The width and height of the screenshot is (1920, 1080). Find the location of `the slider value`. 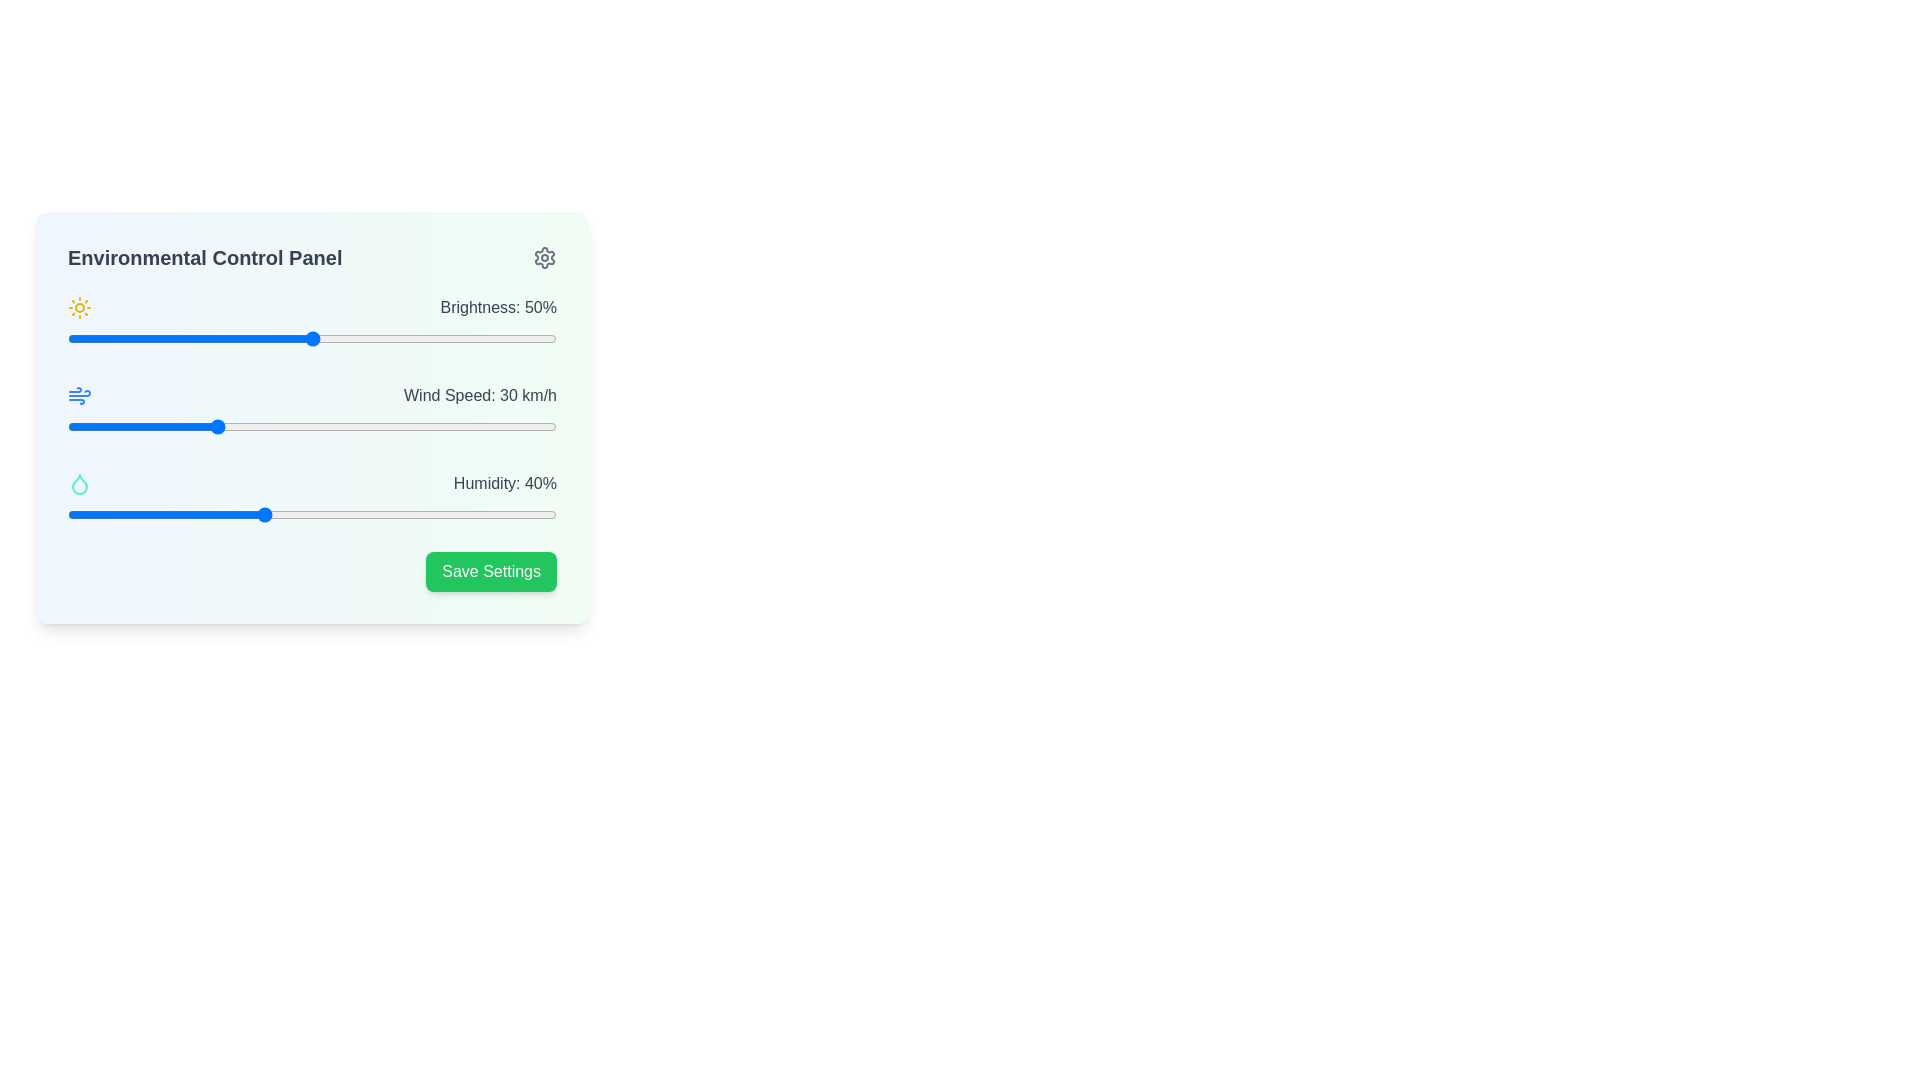

the slider value is located at coordinates (110, 338).